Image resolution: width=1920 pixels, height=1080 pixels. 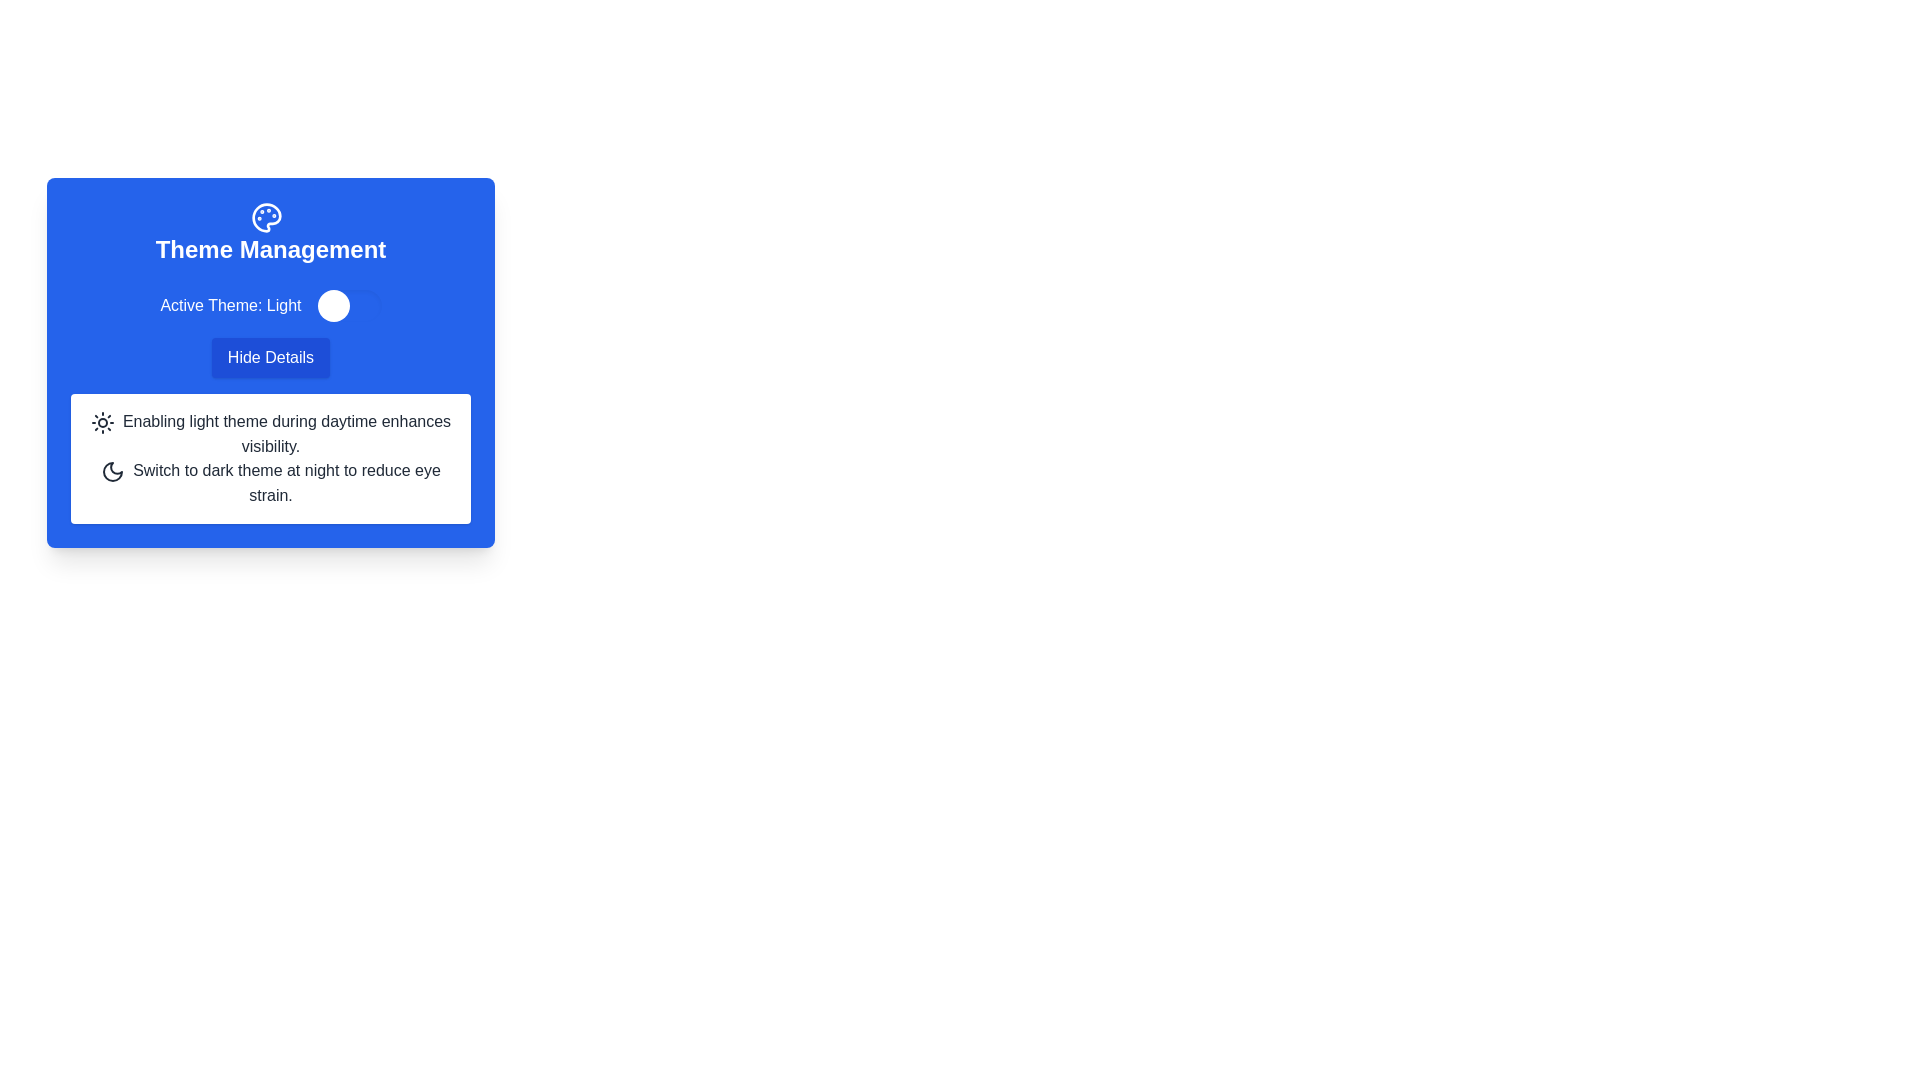 What do you see at coordinates (286, 482) in the screenshot?
I see `the text label that suggests the benefits of switching to a dark theme during nighttime, which is located directly below the text 'Enabling light theme during daytime enhances visibility.' and an associated sun icon` at bounding box center [286, 482].